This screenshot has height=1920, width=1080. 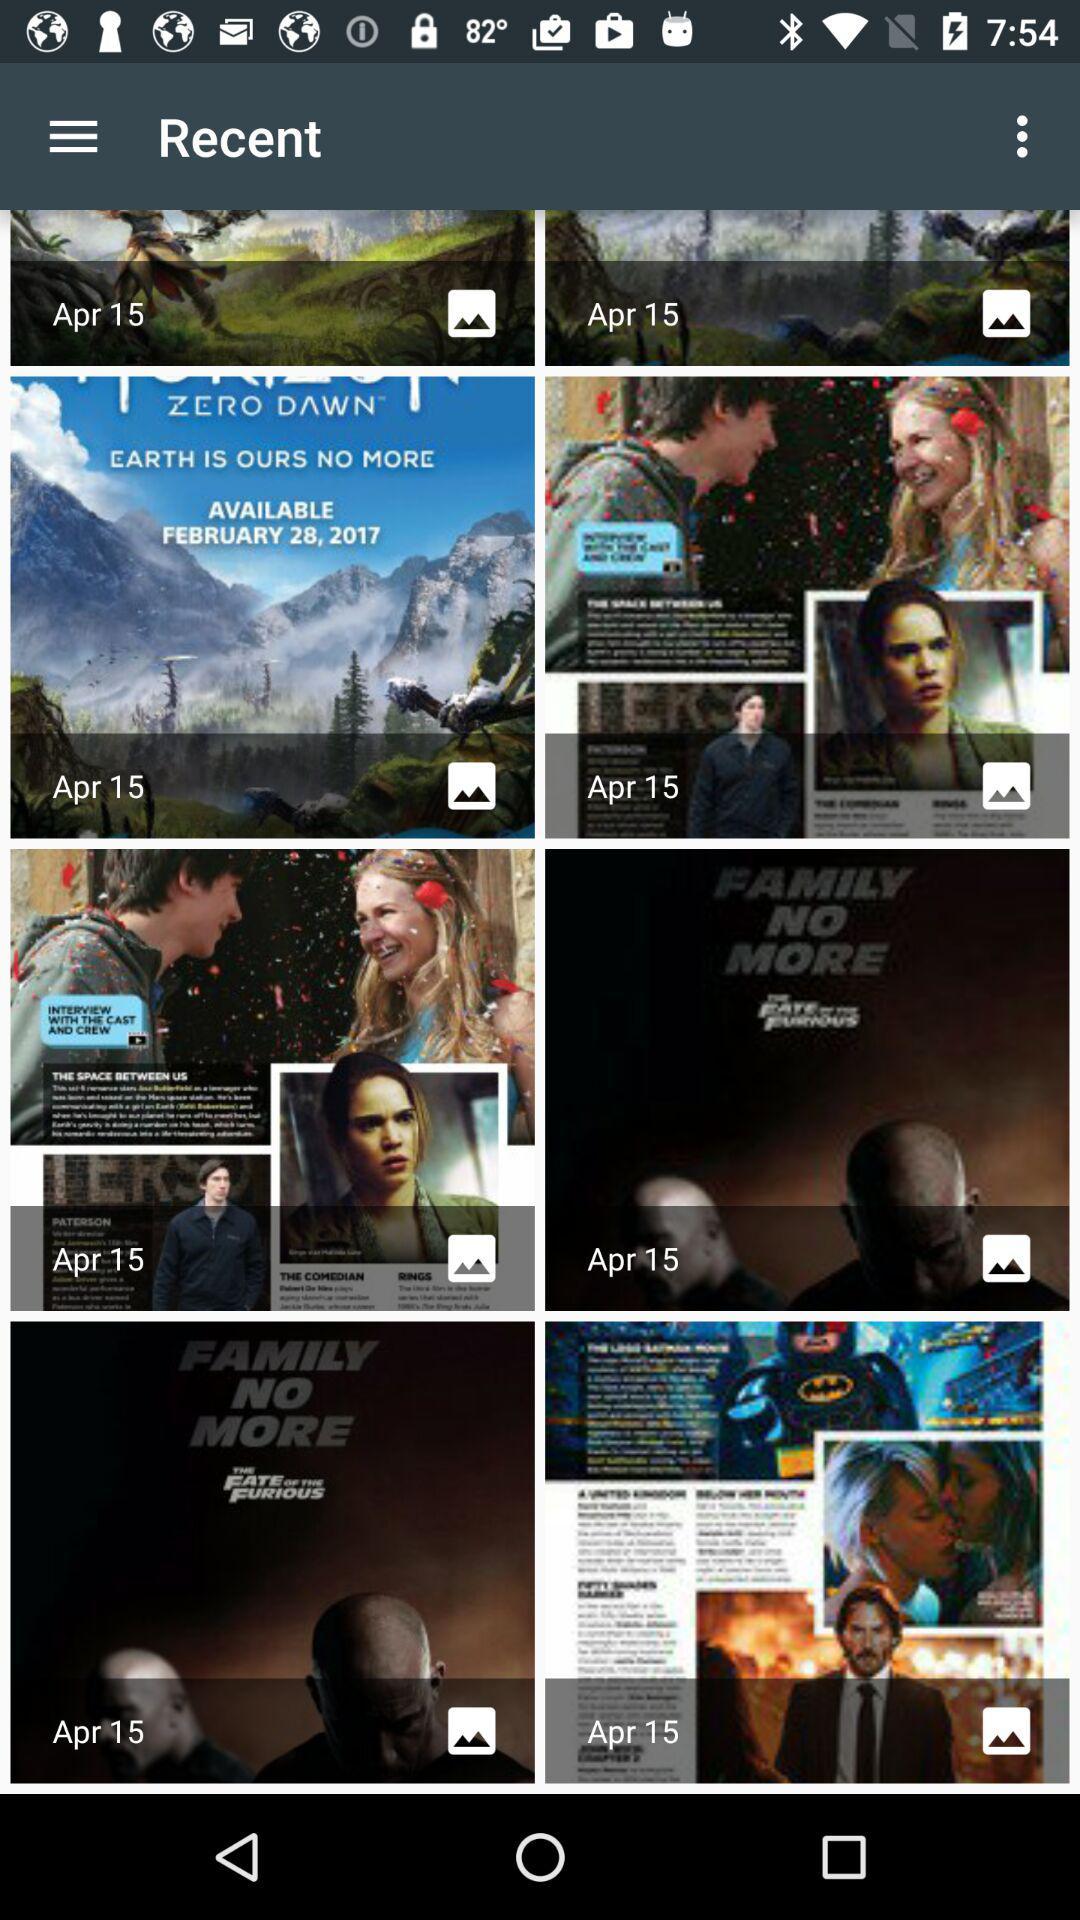 I want to click on icon next to recent icon, so click(x=72, y=135).